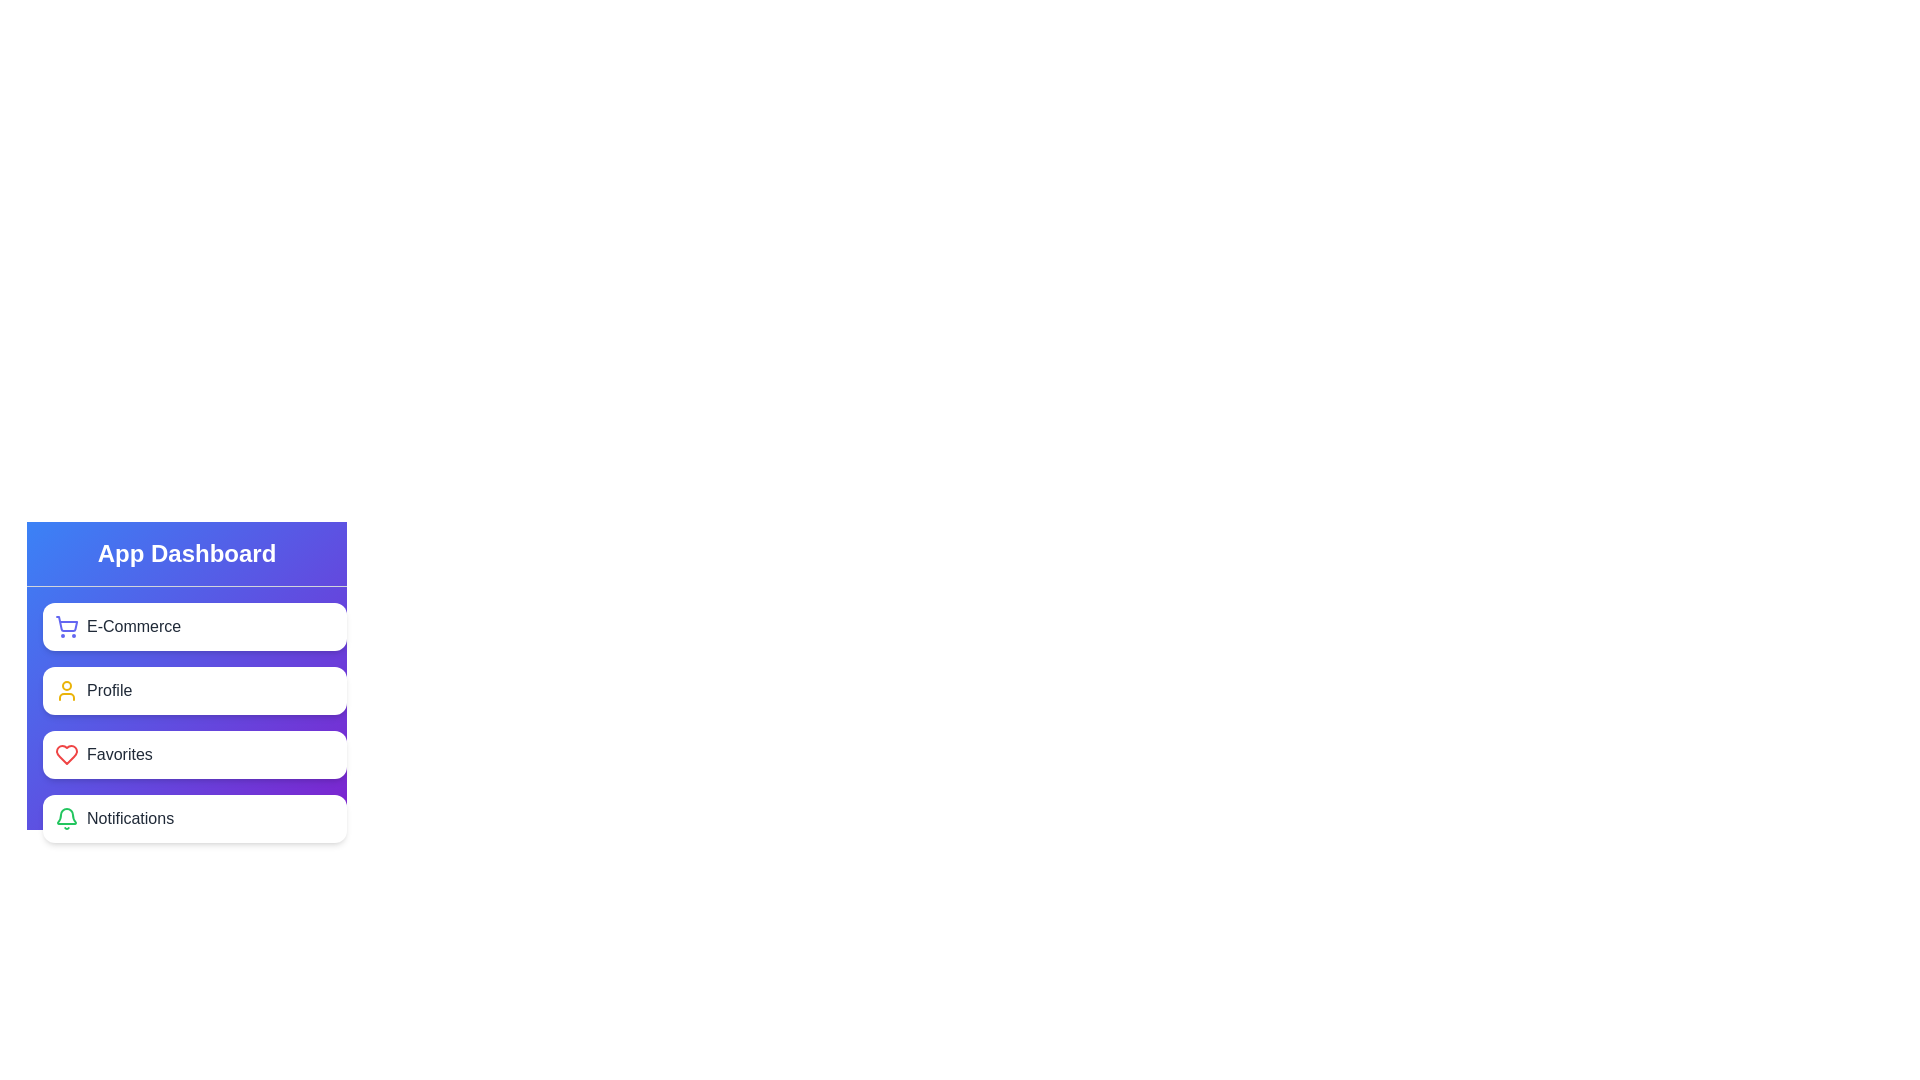 The width and height of the screenshot is (1920, 1080). What do you see at coordinates (195, 689) in the screenshot?
I see `the navigation item Profile from the sidebar` at bounding box center [195, 689].